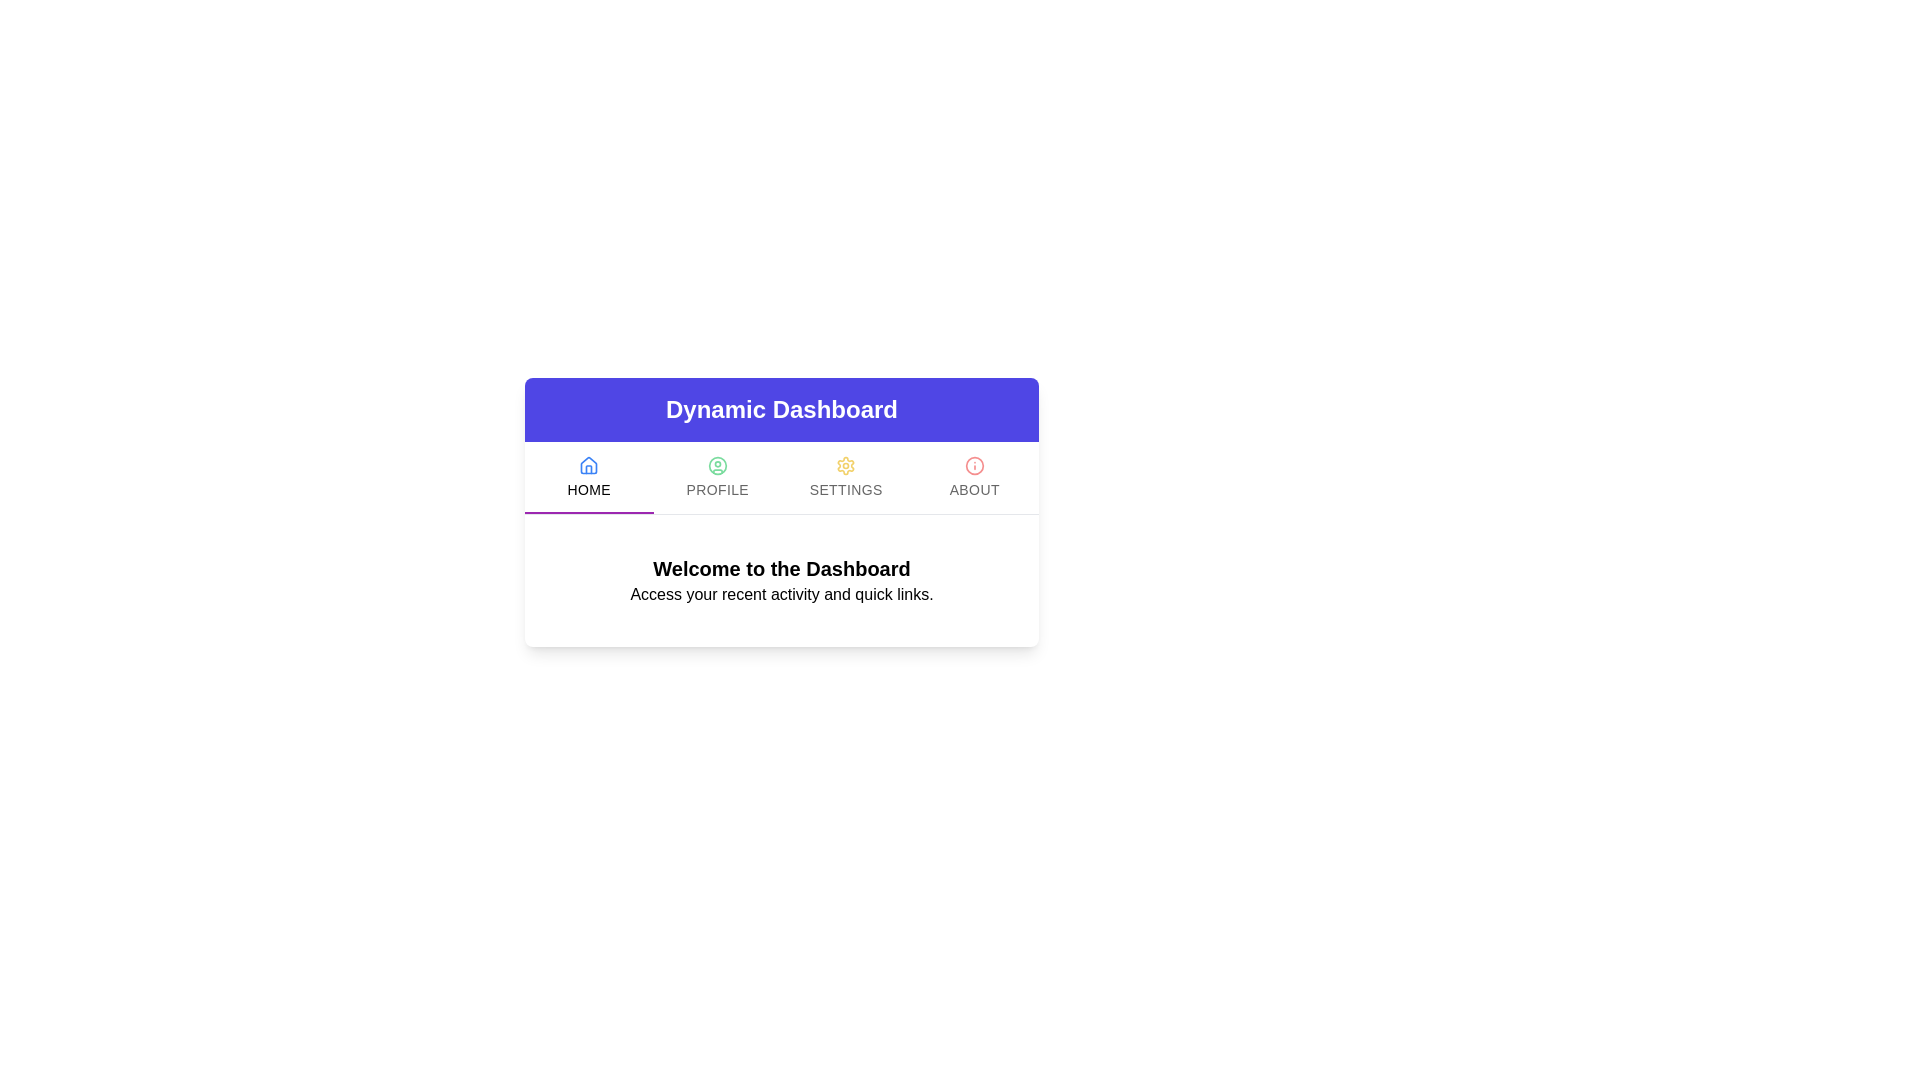  Describe the element at coordinates (974, 478) in the screenshot. I see `the 'About' tab in the 'Dynamic Dashboard' navigation bar` at that location.